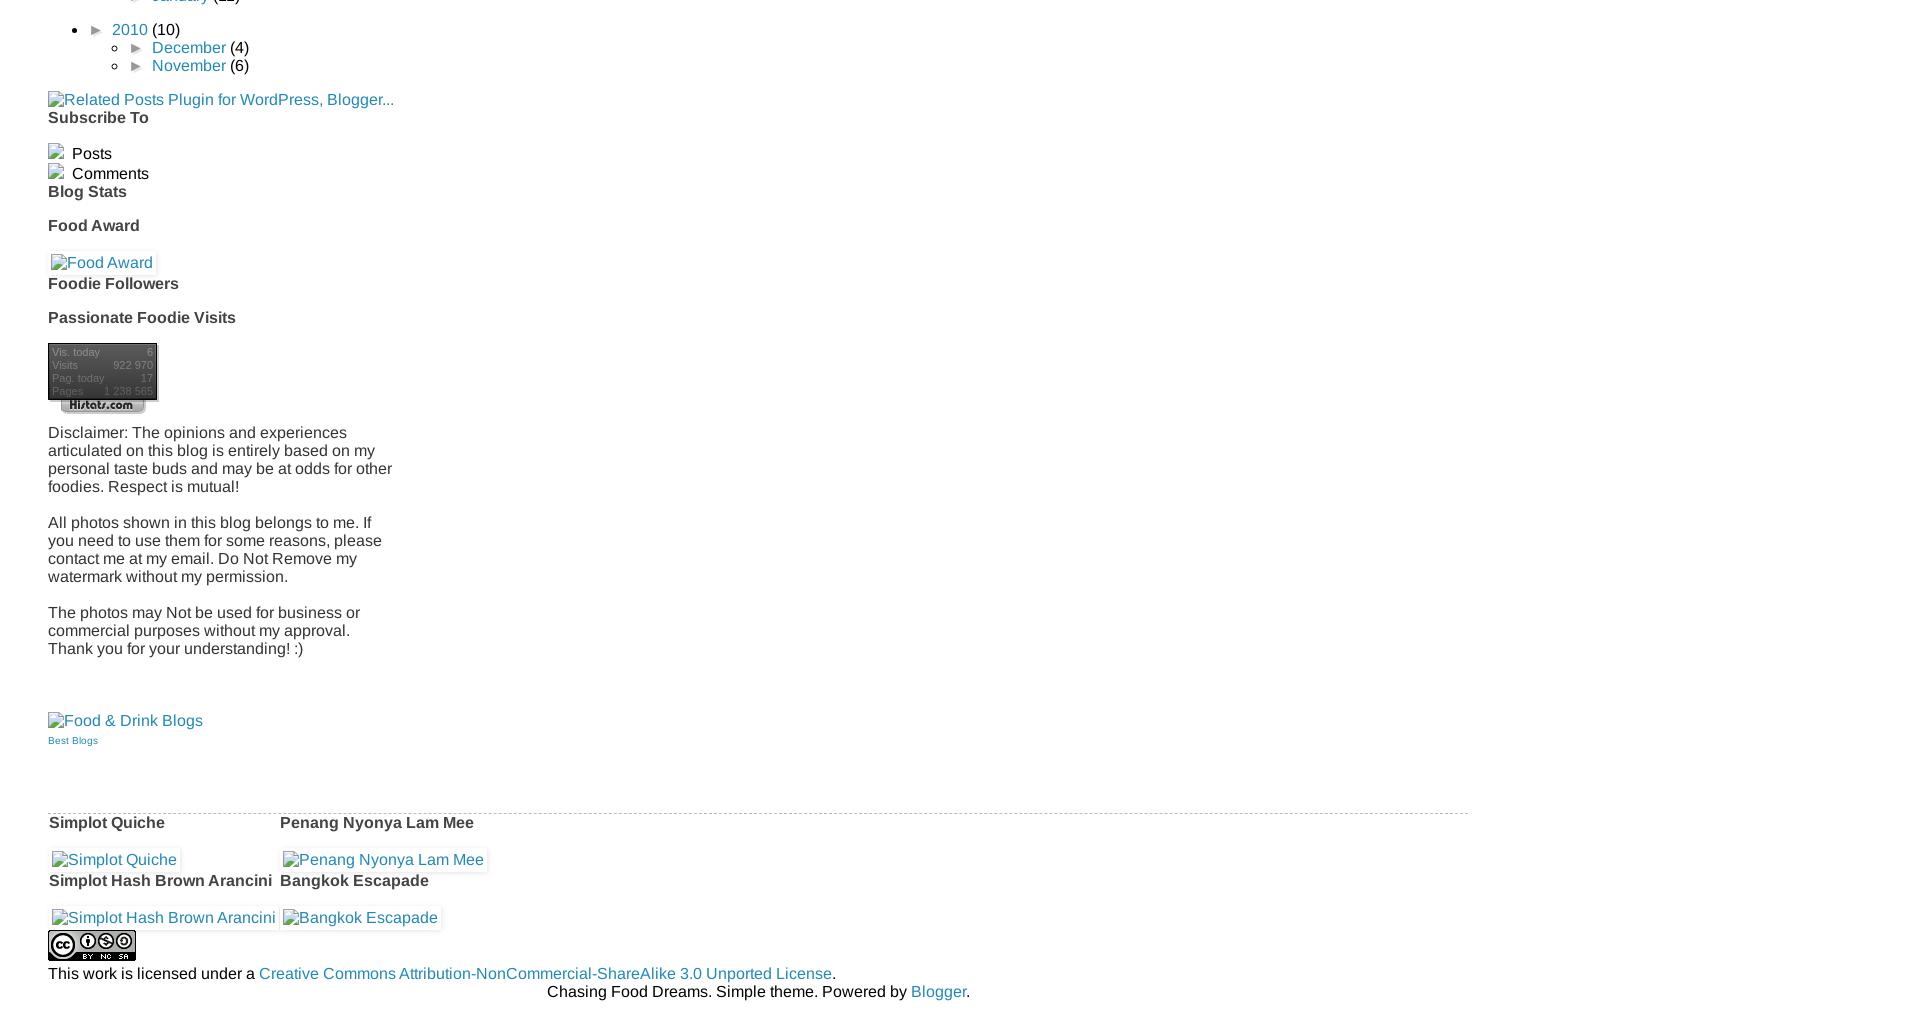 The image size is (1908, 1036). Describe the element at coordinates (202, 629) in the screenshot. I see `'The photos may Not be used for business or commercial purposes without my approval. Thank you for your understanding! :)'` at that location.